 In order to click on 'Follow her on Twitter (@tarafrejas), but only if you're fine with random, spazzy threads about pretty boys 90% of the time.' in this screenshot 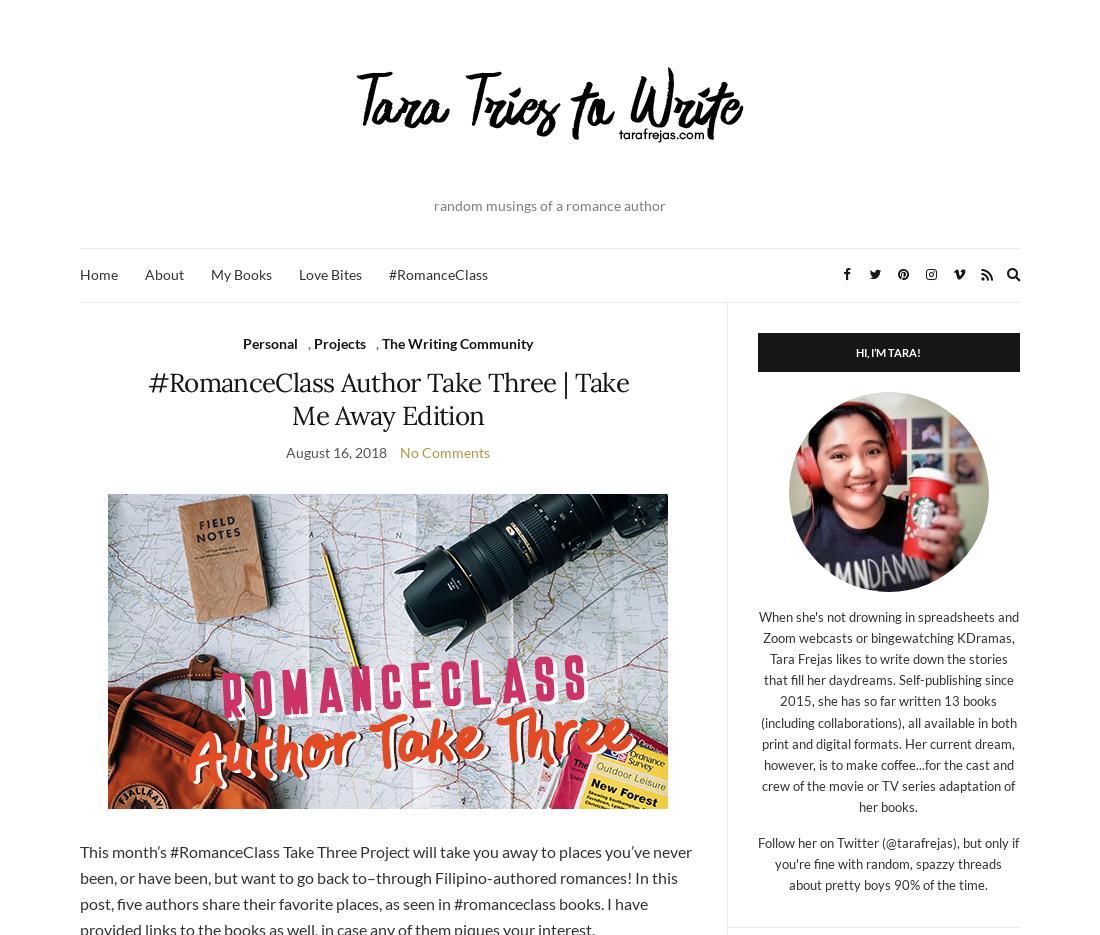, I will do `click(887, 863)`.